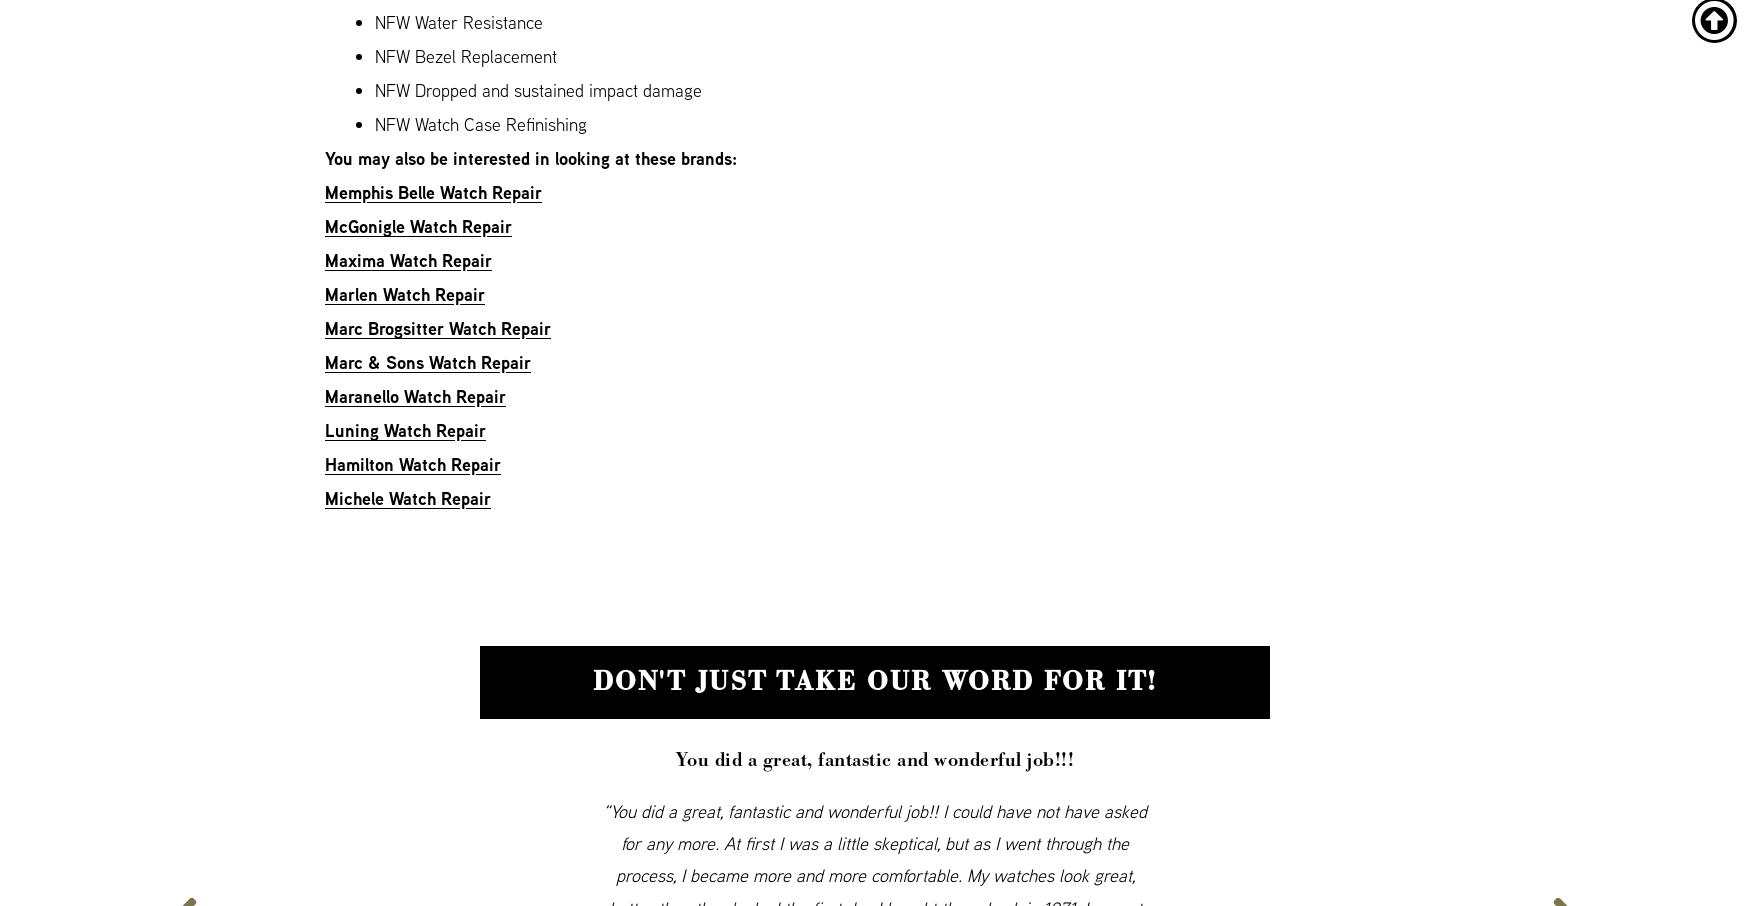 This screenshot has height=906, width=1750. Describe the element at coordinates (537, 90) in the screenshot. I see `'NFW Dropped and sustained impact damage'` at that location.